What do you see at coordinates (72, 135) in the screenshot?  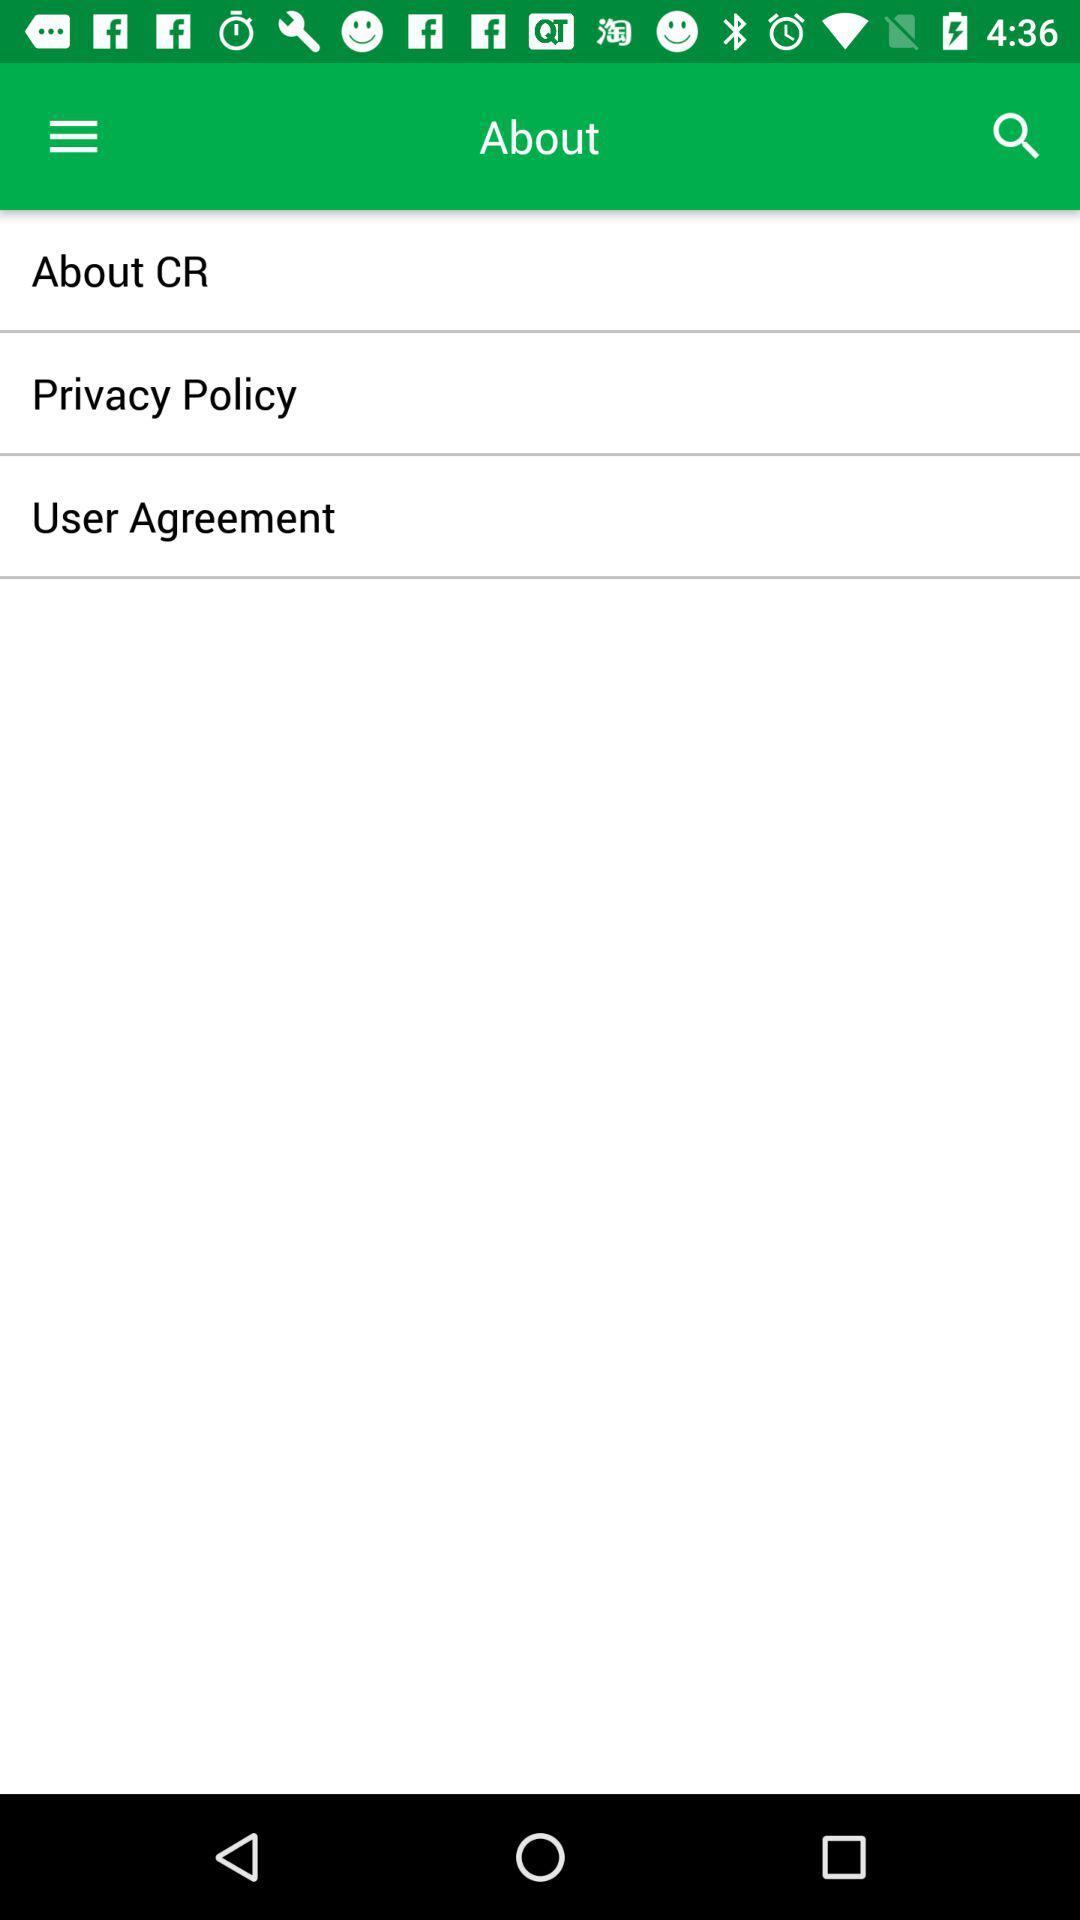 I see `icon next to the about item` at bounding box center [72, 135].